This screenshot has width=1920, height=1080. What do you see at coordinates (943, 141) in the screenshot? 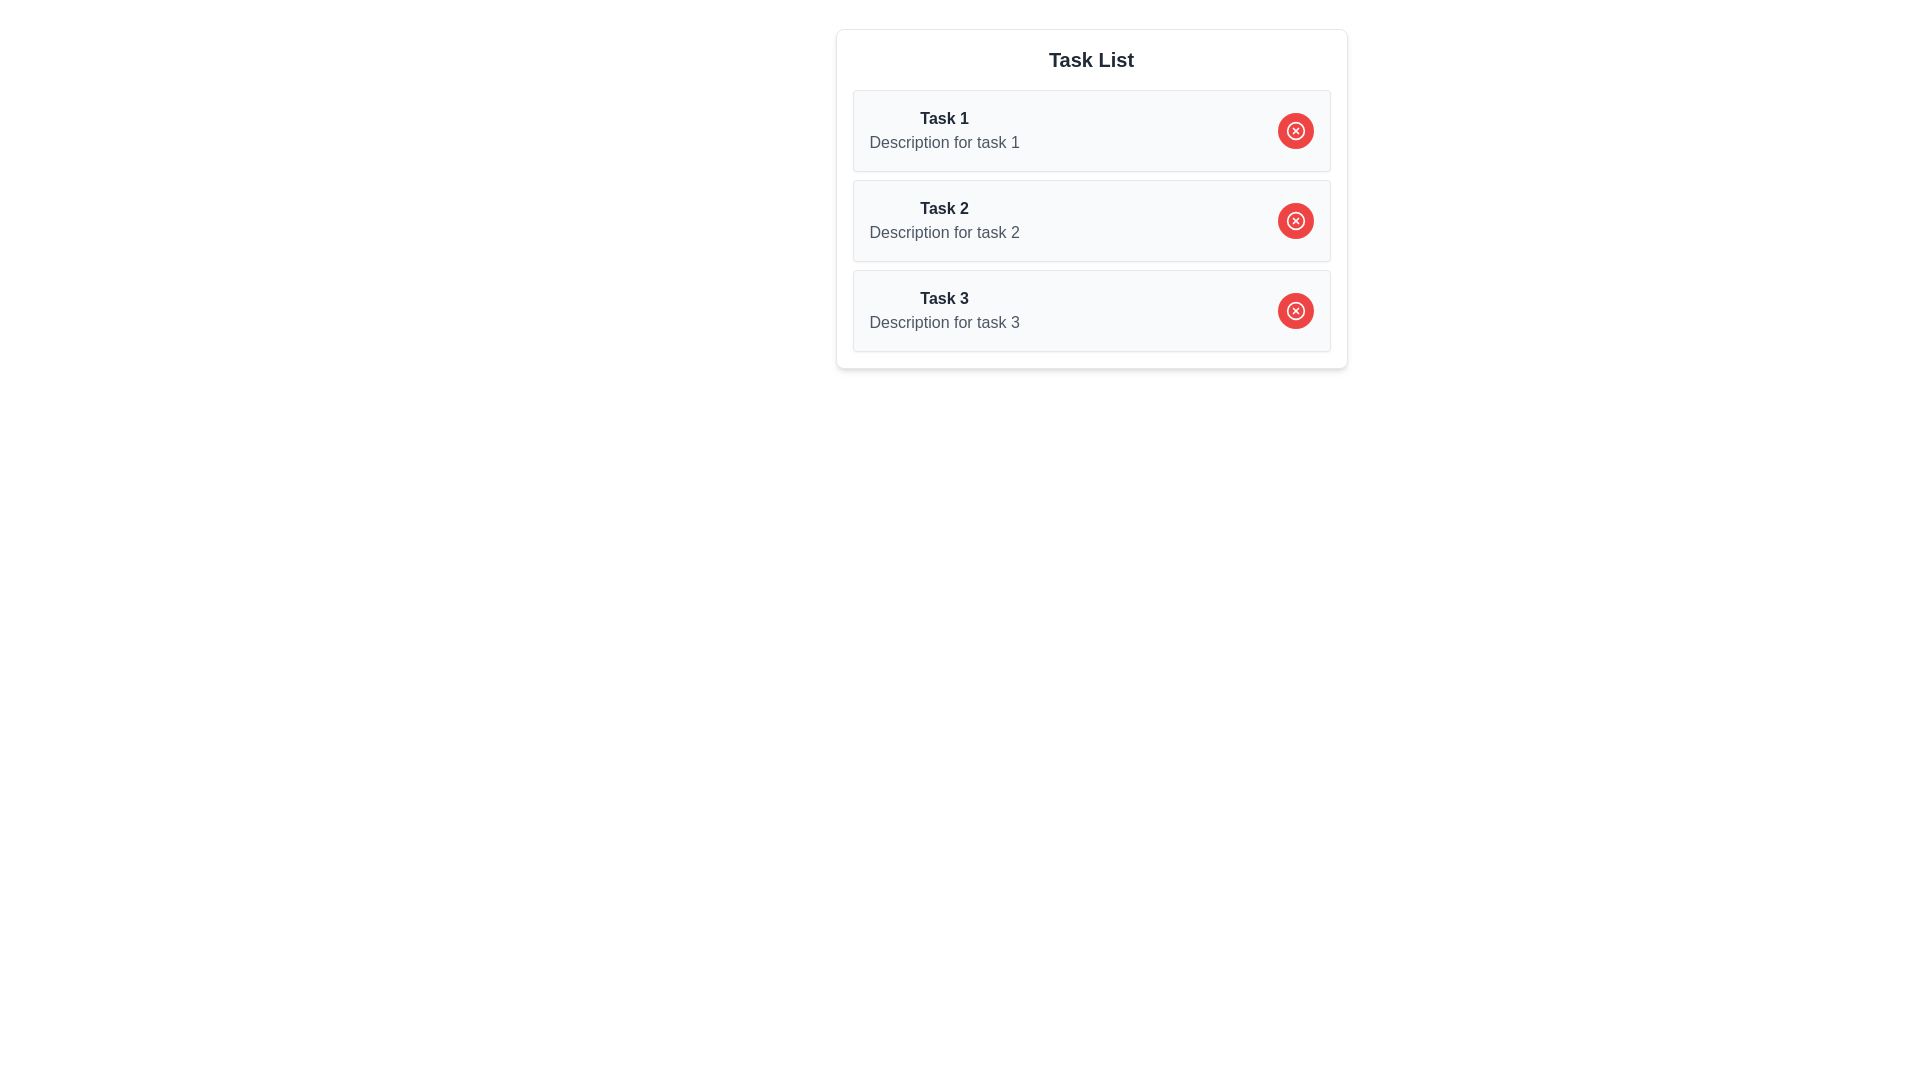
I see `the static text providing additional descriptive information about 'Task 1', located in the upper-left area of the main interface under the task title` at bounding box center [943, 141].